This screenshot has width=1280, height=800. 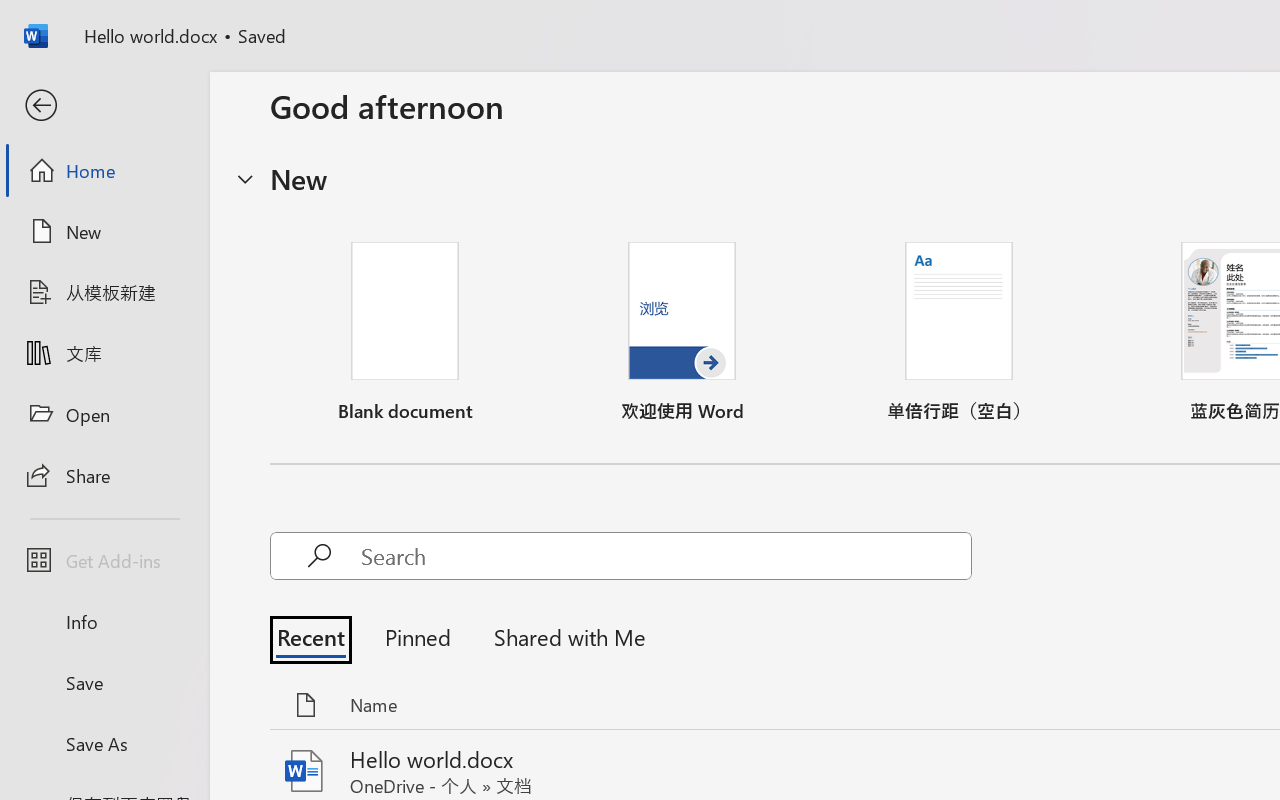 I want to click on 'Back', so click(x=103, y=105).